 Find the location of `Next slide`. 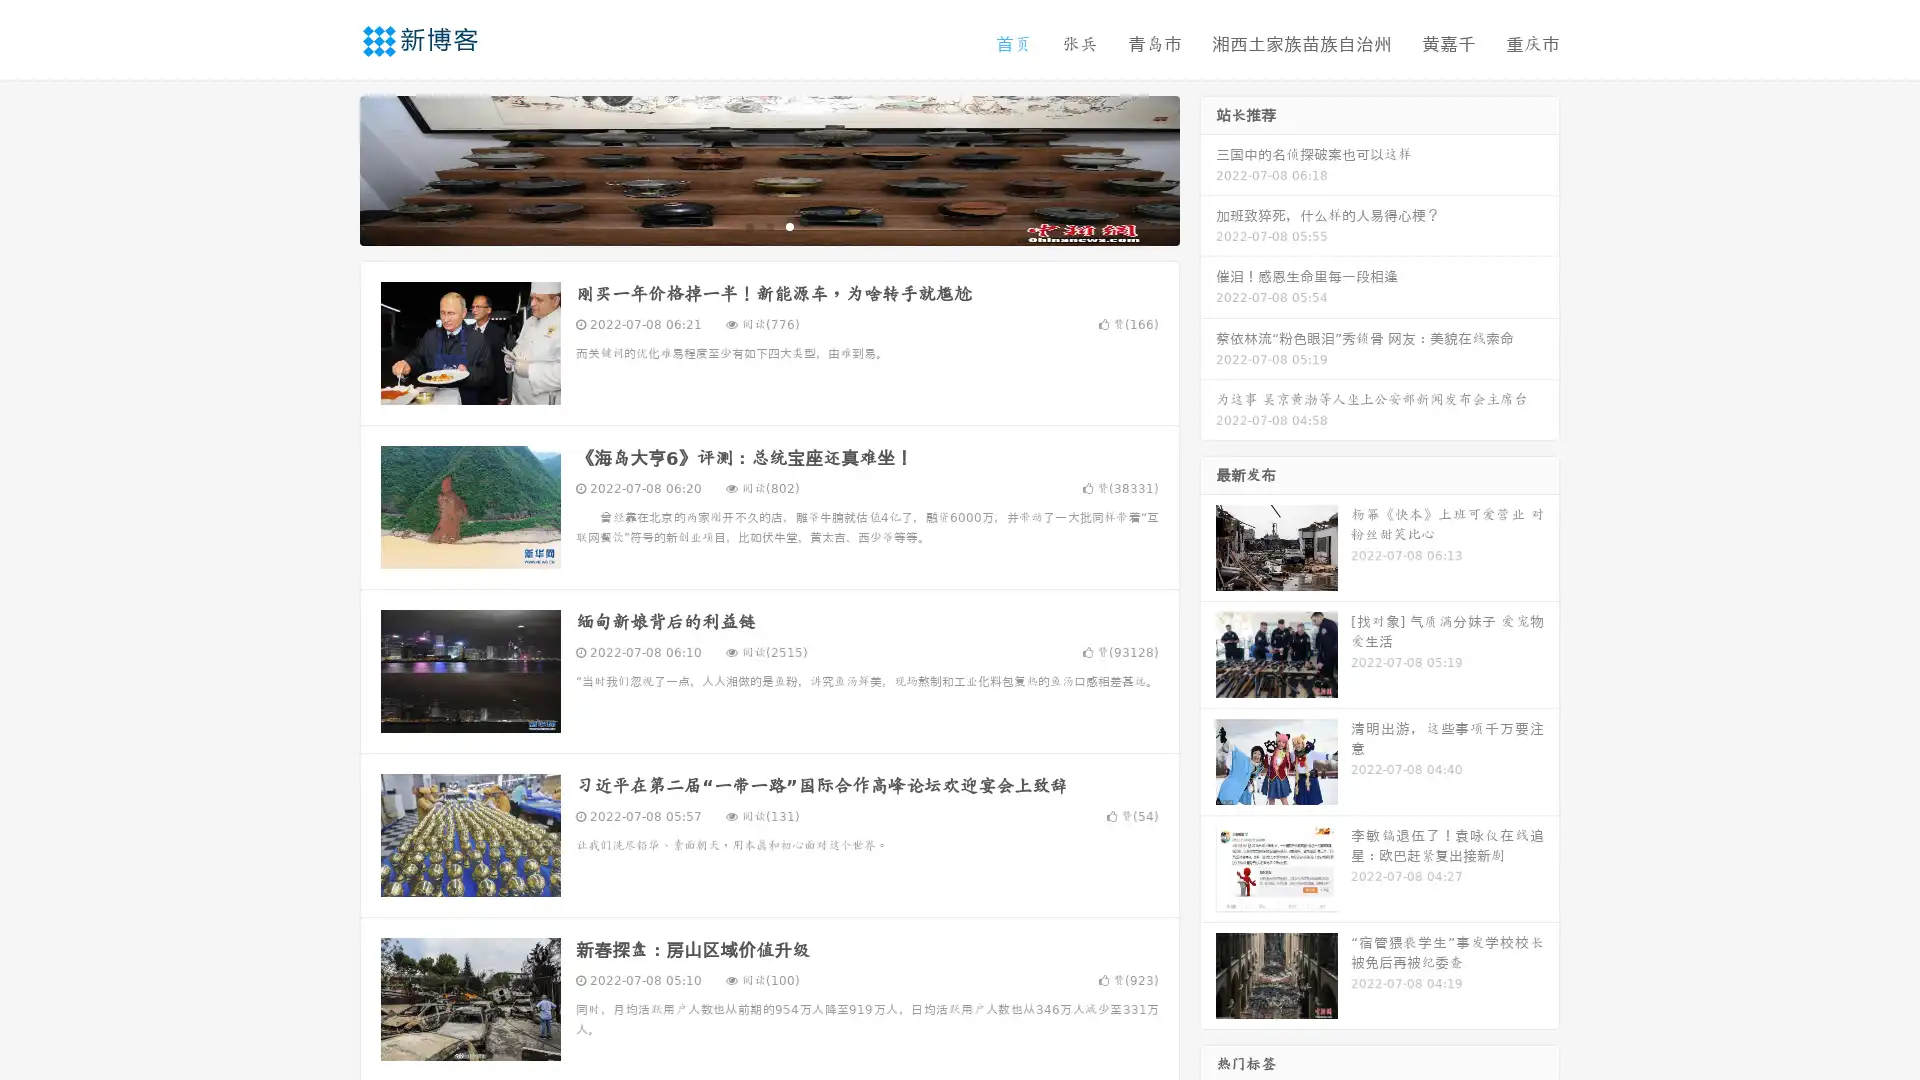

Next slide is located at coordinates (1208, 168).